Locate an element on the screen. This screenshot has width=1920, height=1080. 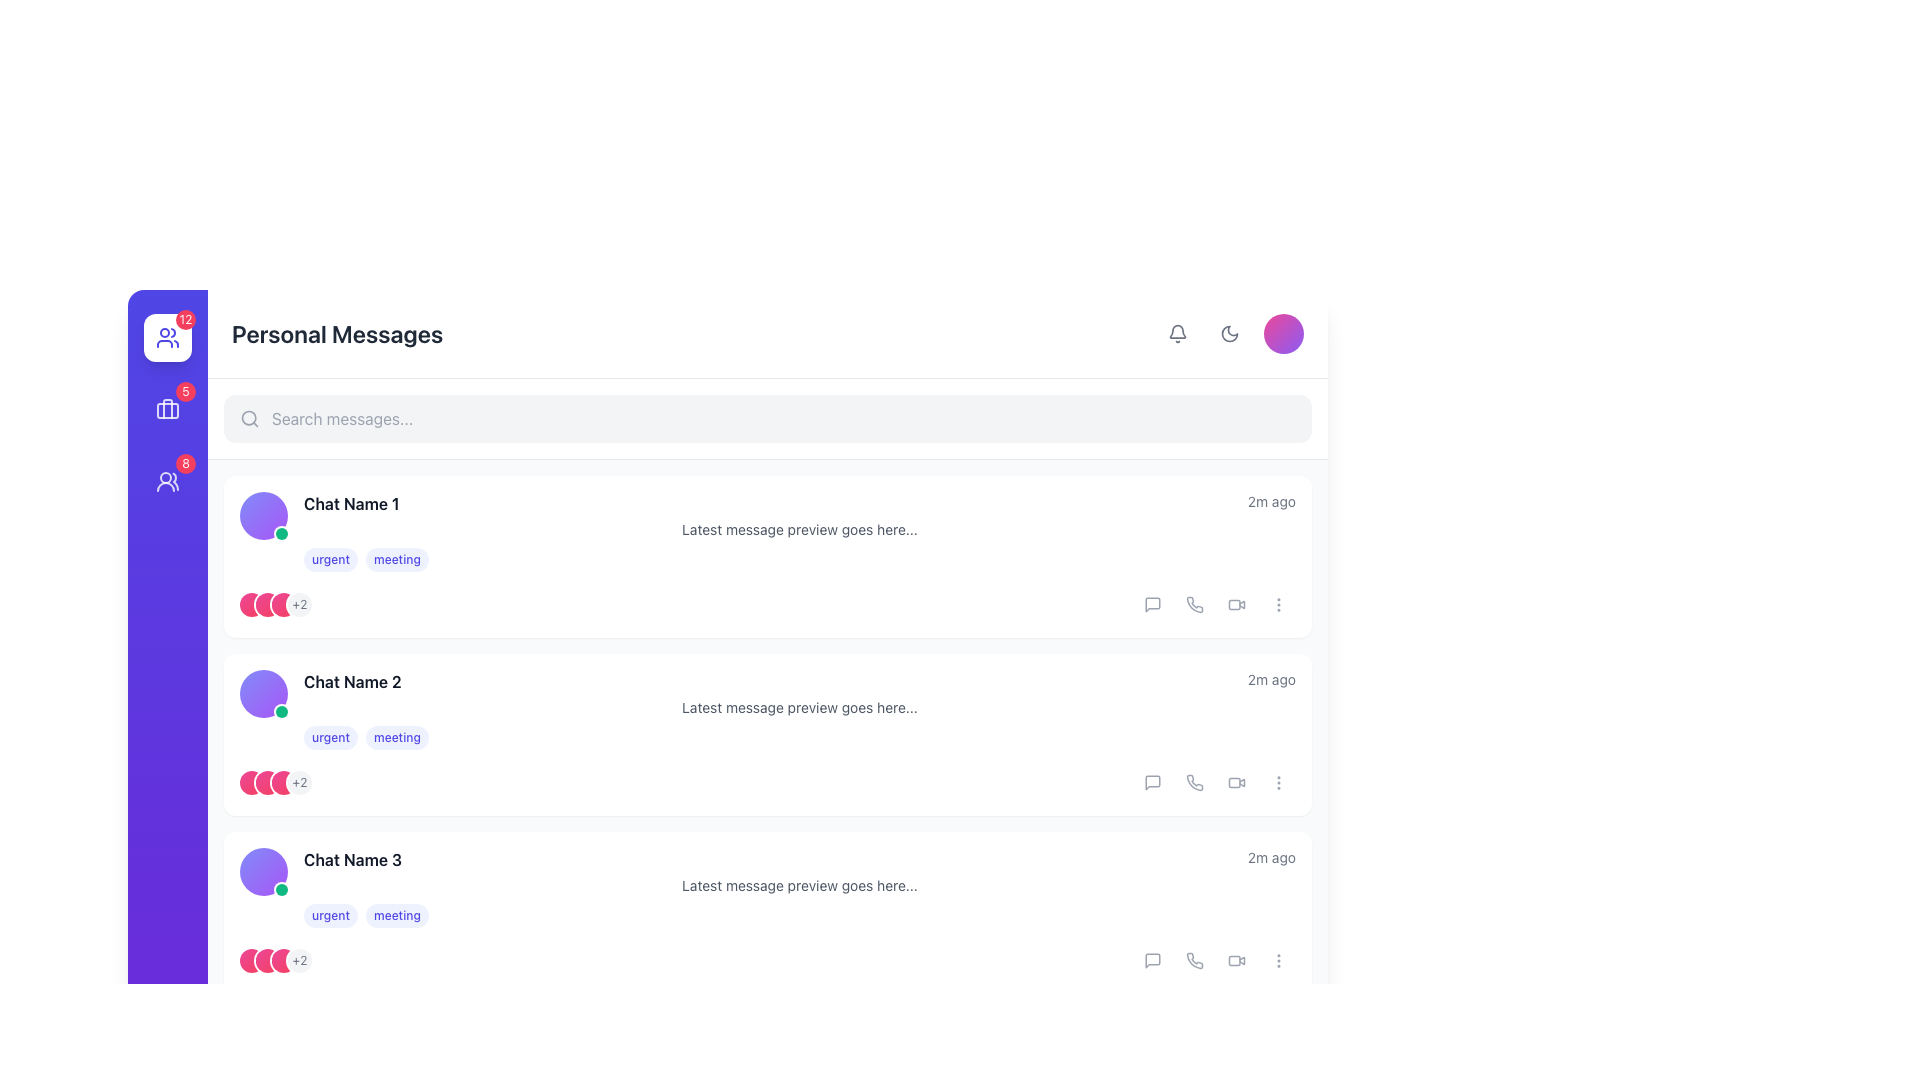
the third entry is located at coordinates (767, 886).